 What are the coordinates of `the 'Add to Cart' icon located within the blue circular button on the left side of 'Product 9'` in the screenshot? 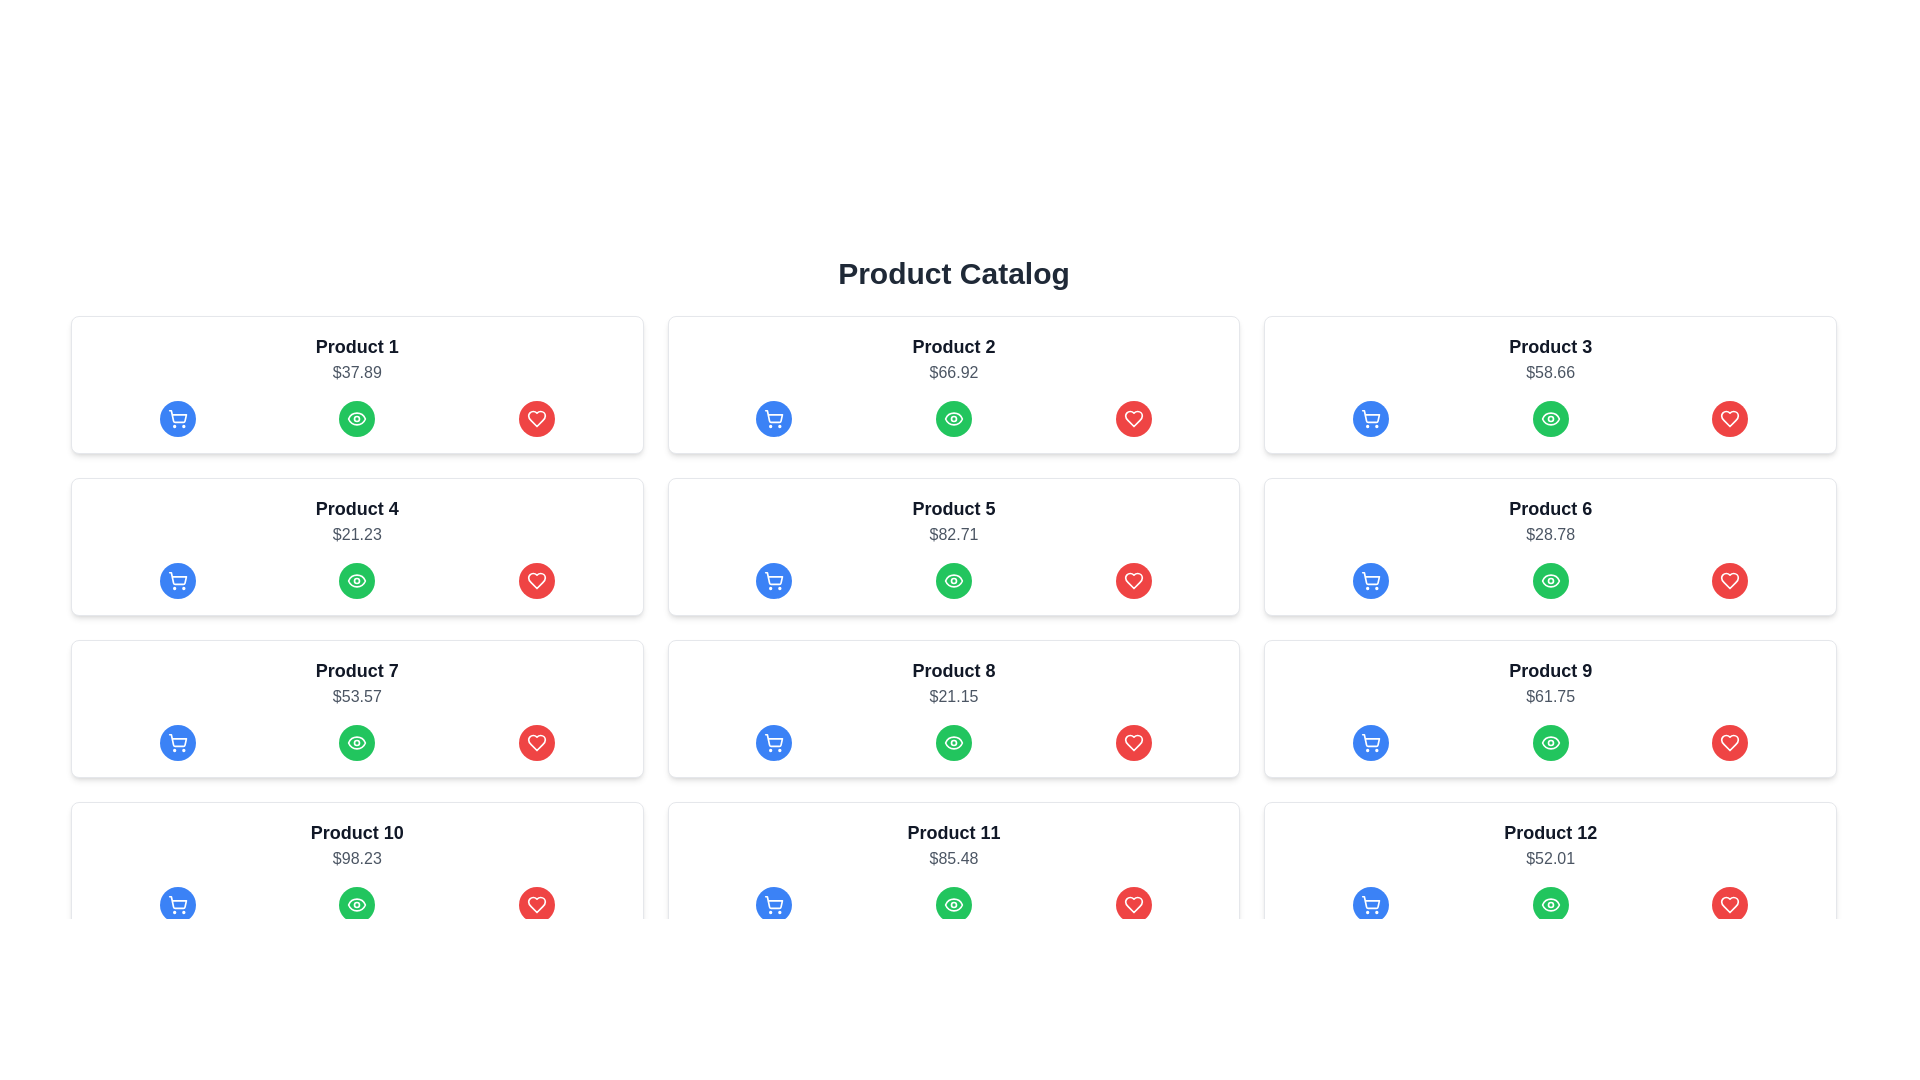 It's located at (1370, 743).